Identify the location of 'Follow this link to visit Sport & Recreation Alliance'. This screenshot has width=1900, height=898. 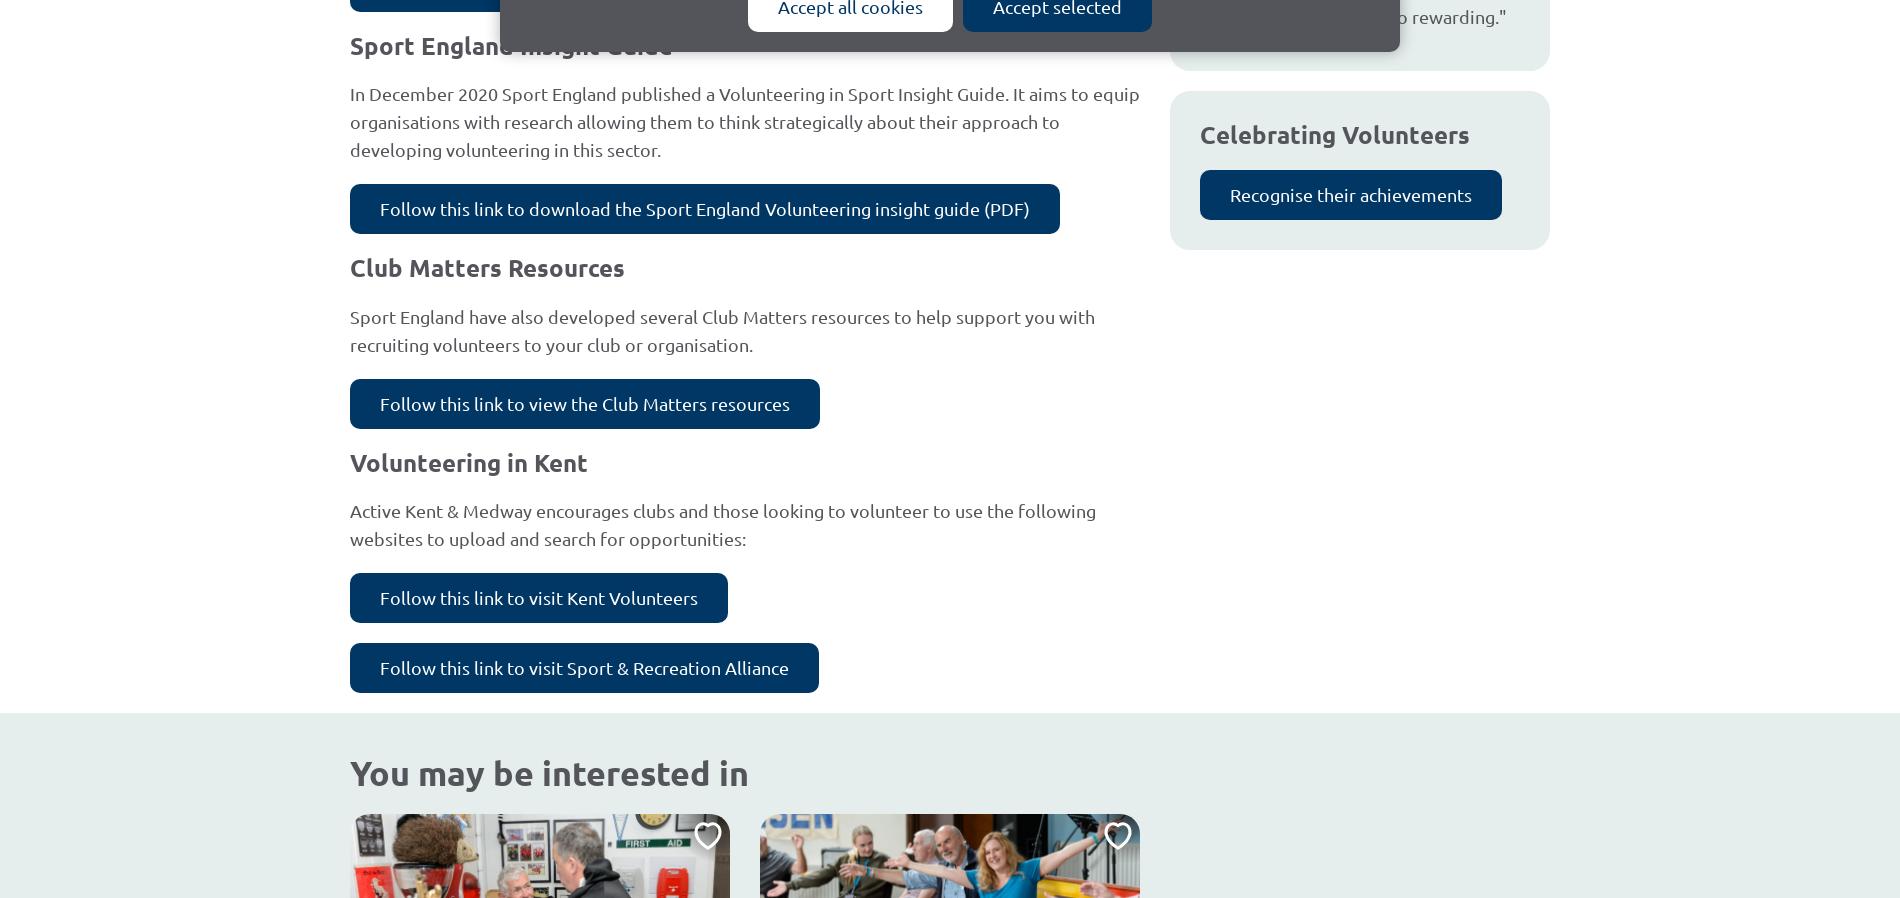
(584, 666).